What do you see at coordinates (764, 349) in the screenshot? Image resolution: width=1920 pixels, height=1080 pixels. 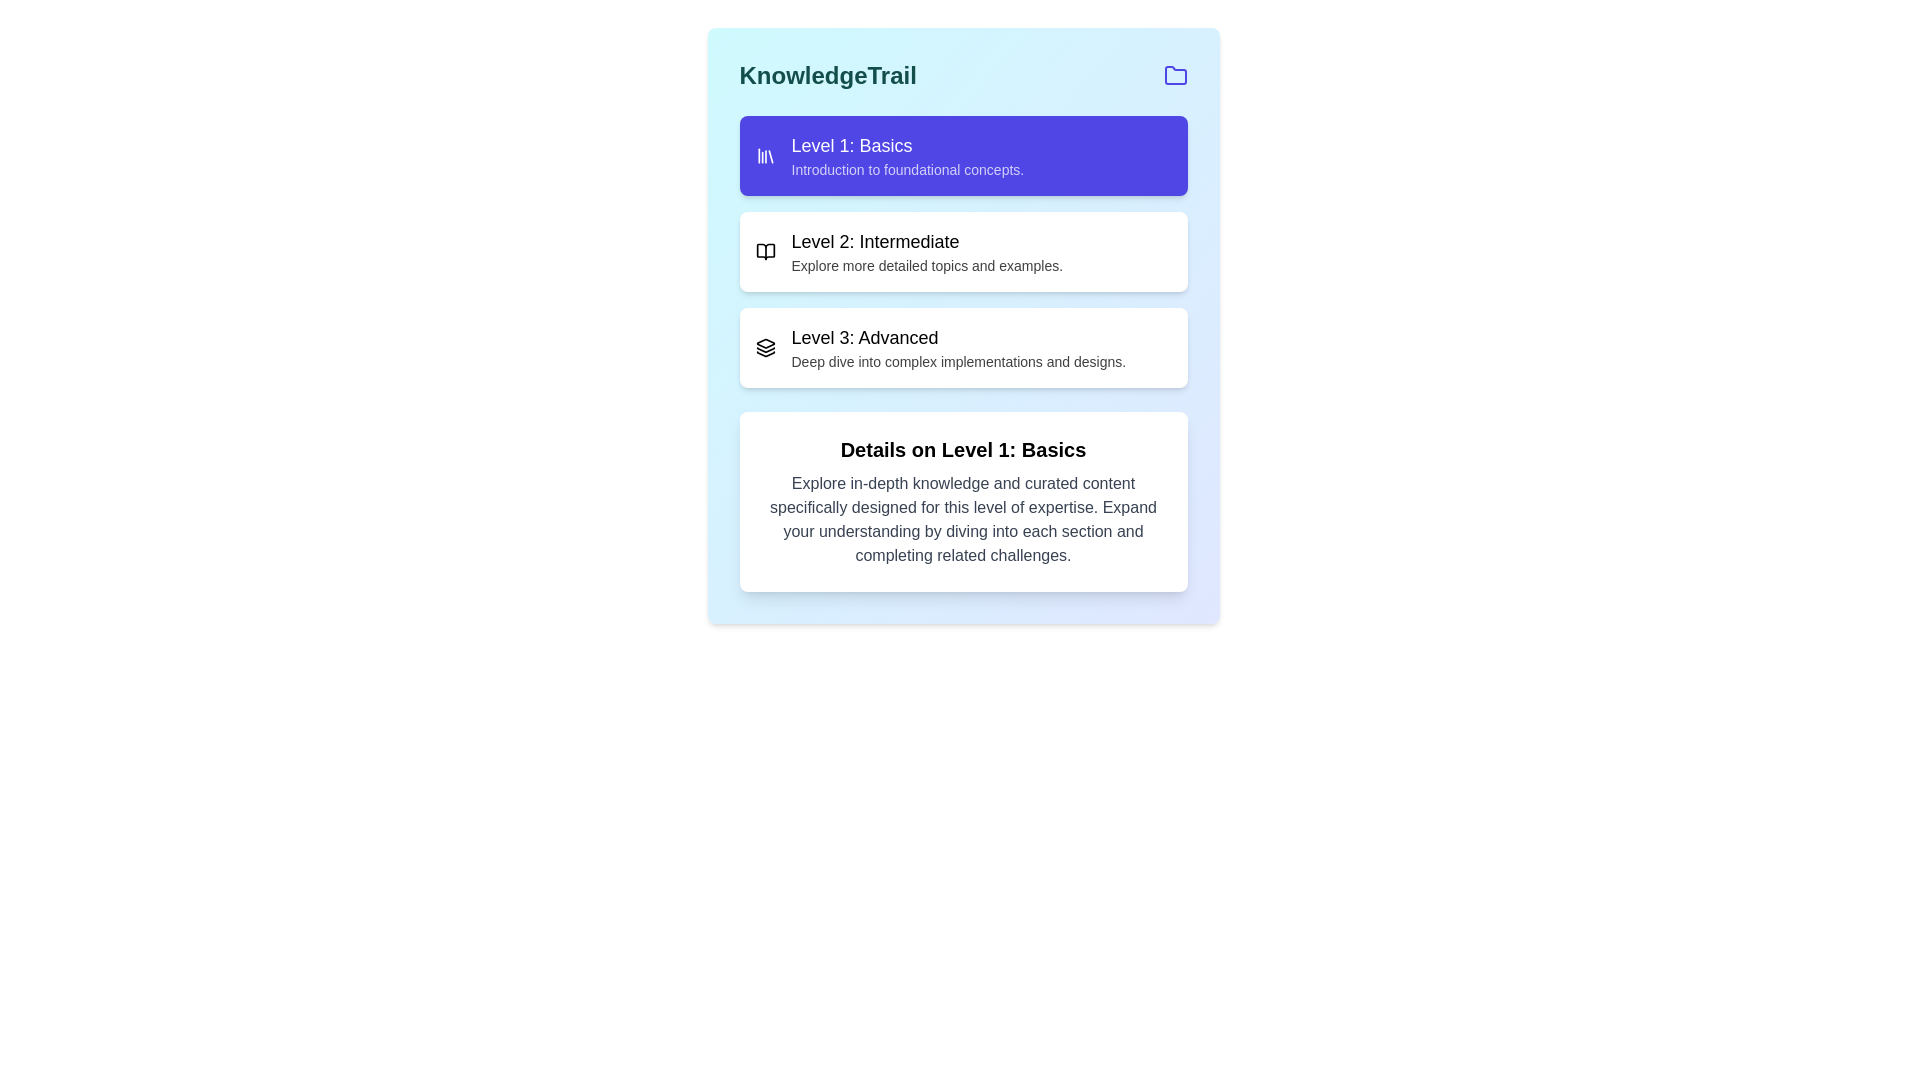 I see `the middle layer of the layers icon, which is a curved shape resembling an open shell or wave, located in the top-right area of the card layout` at bounding box center [764, 349].